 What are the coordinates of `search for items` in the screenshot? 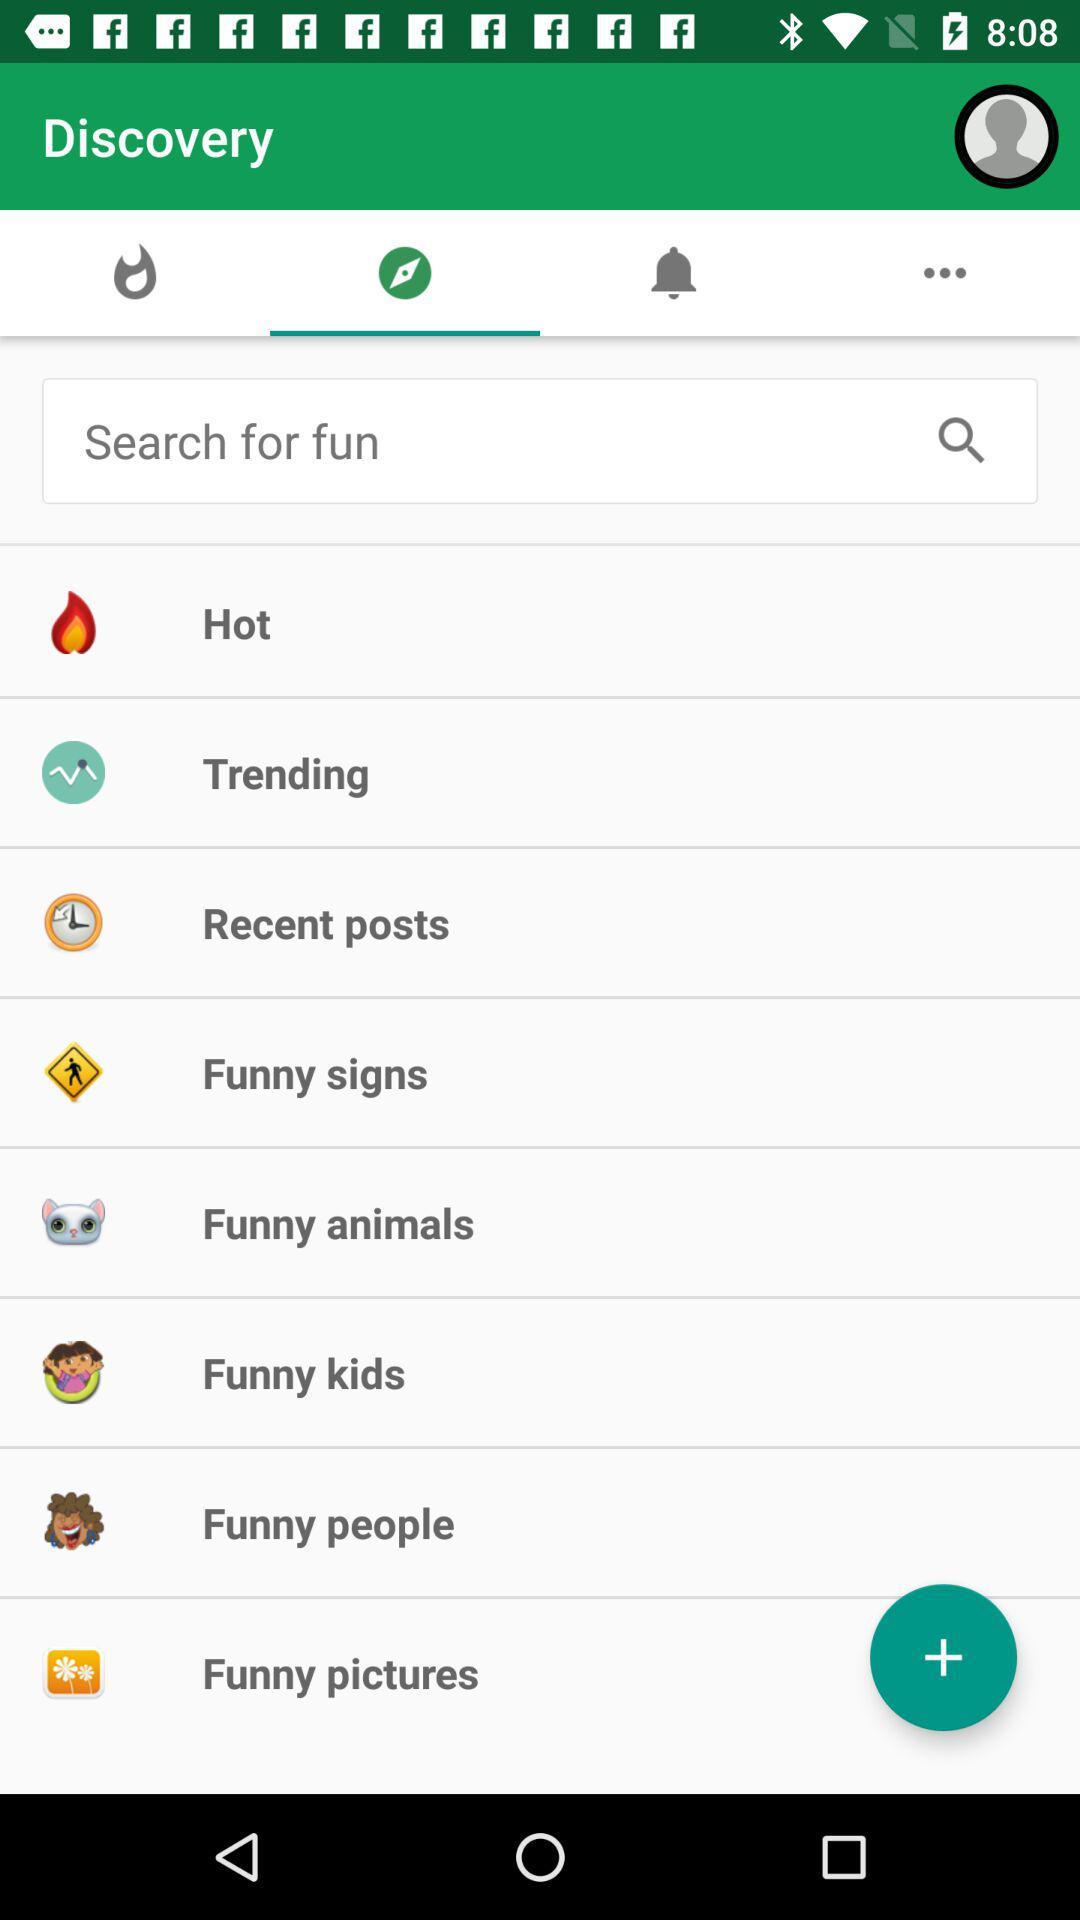 It's located at (491, 439).